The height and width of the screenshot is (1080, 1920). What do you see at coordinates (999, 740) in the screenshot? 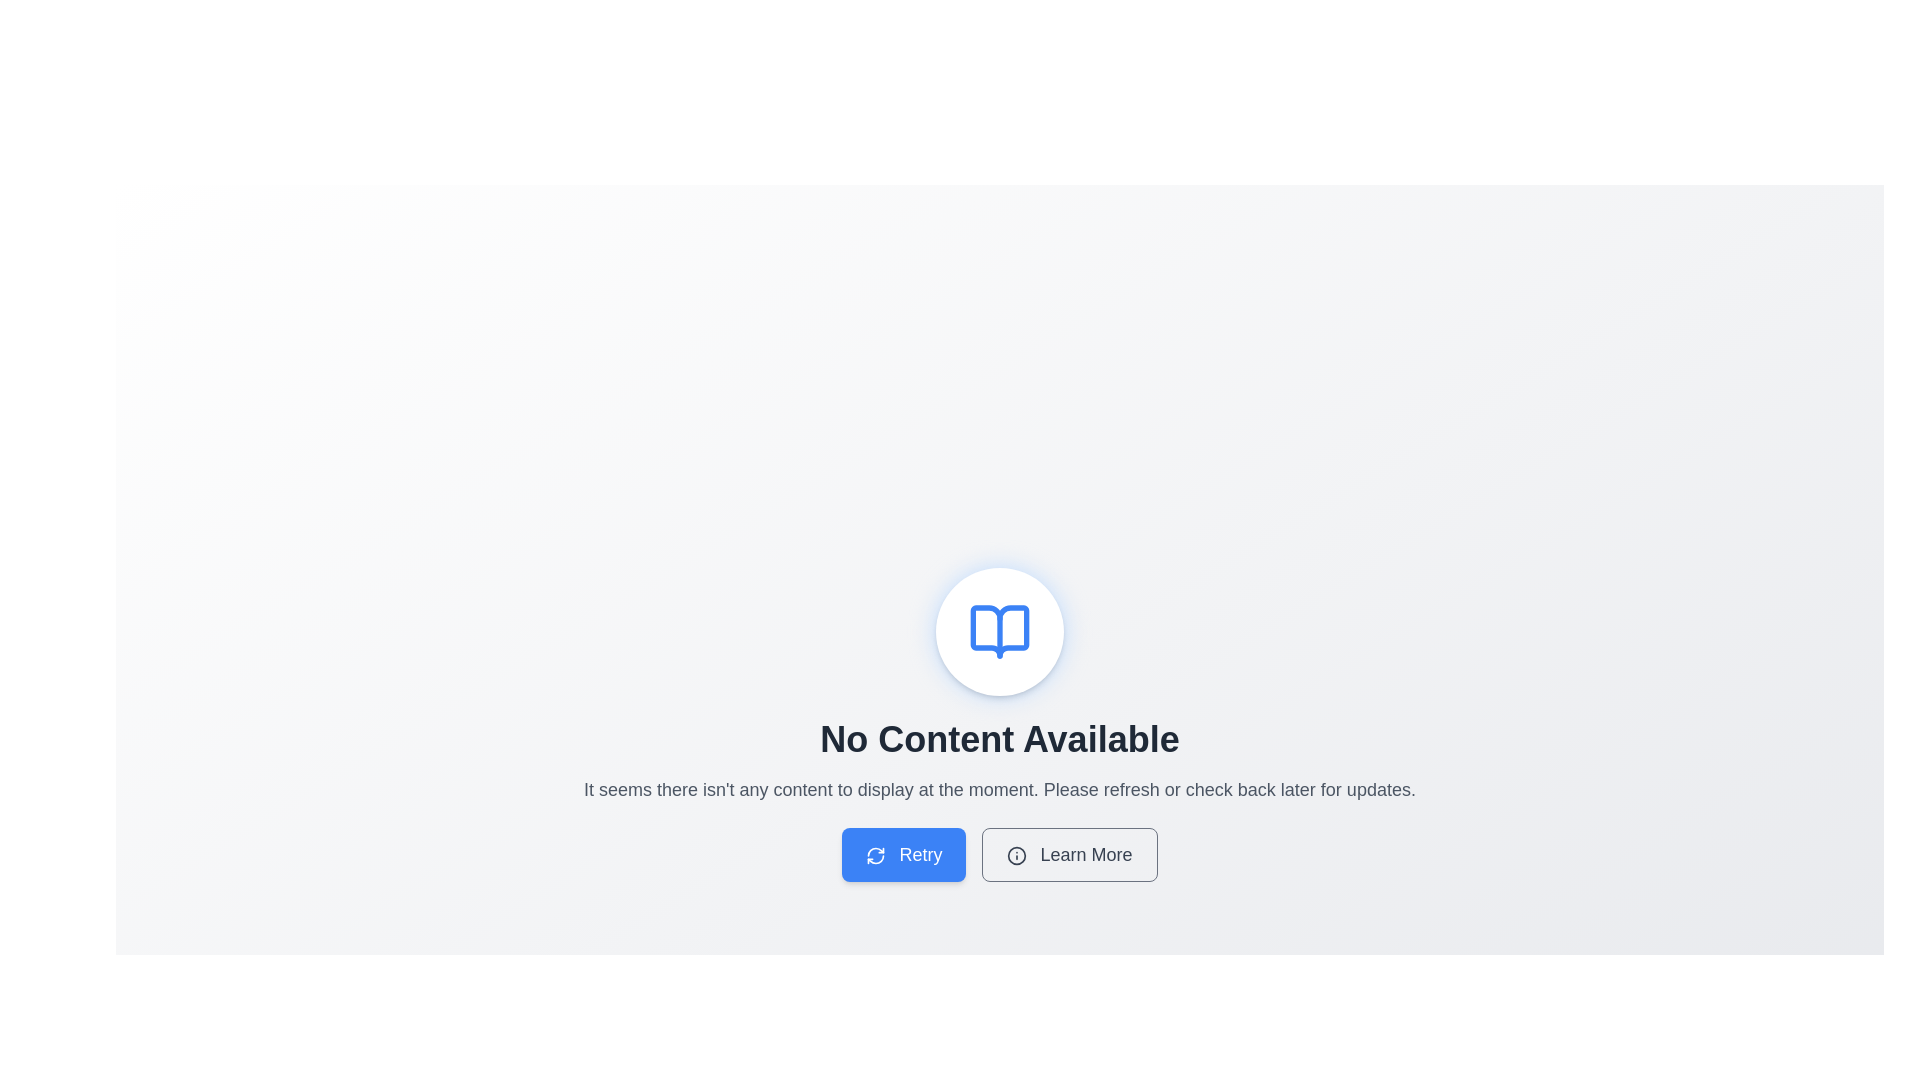
I see `the bold text saying 'No Content Available' that is centrally aligned within the message card` at bounding box center [999, 740].